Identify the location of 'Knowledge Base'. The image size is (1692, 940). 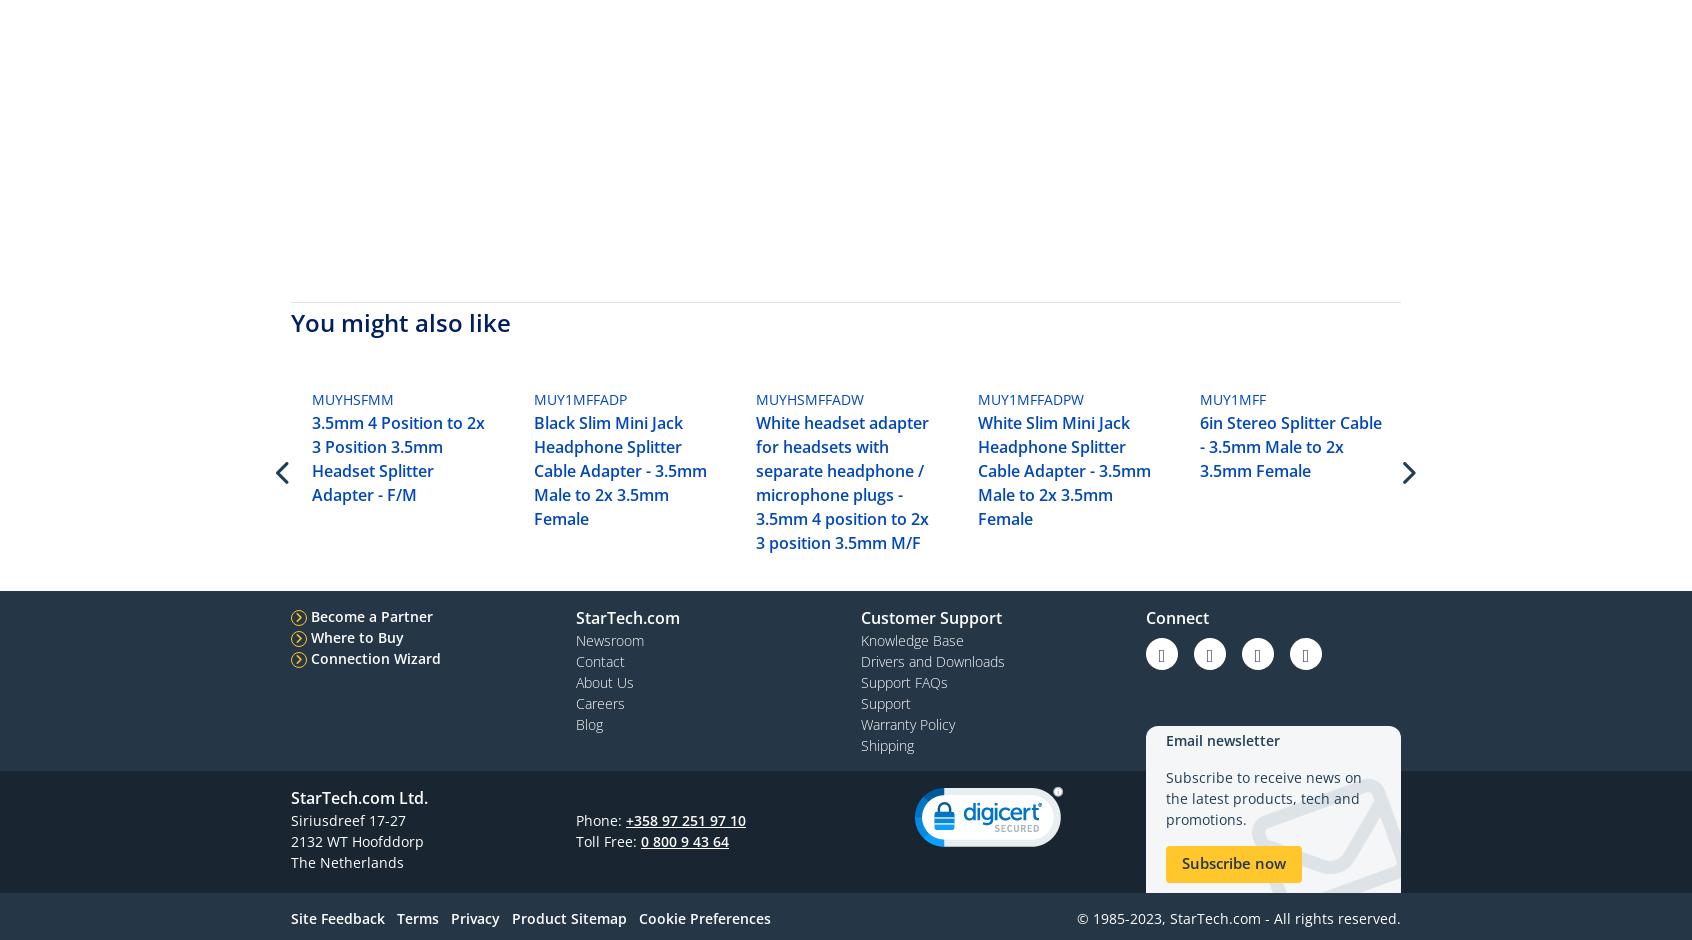
(911, 639).